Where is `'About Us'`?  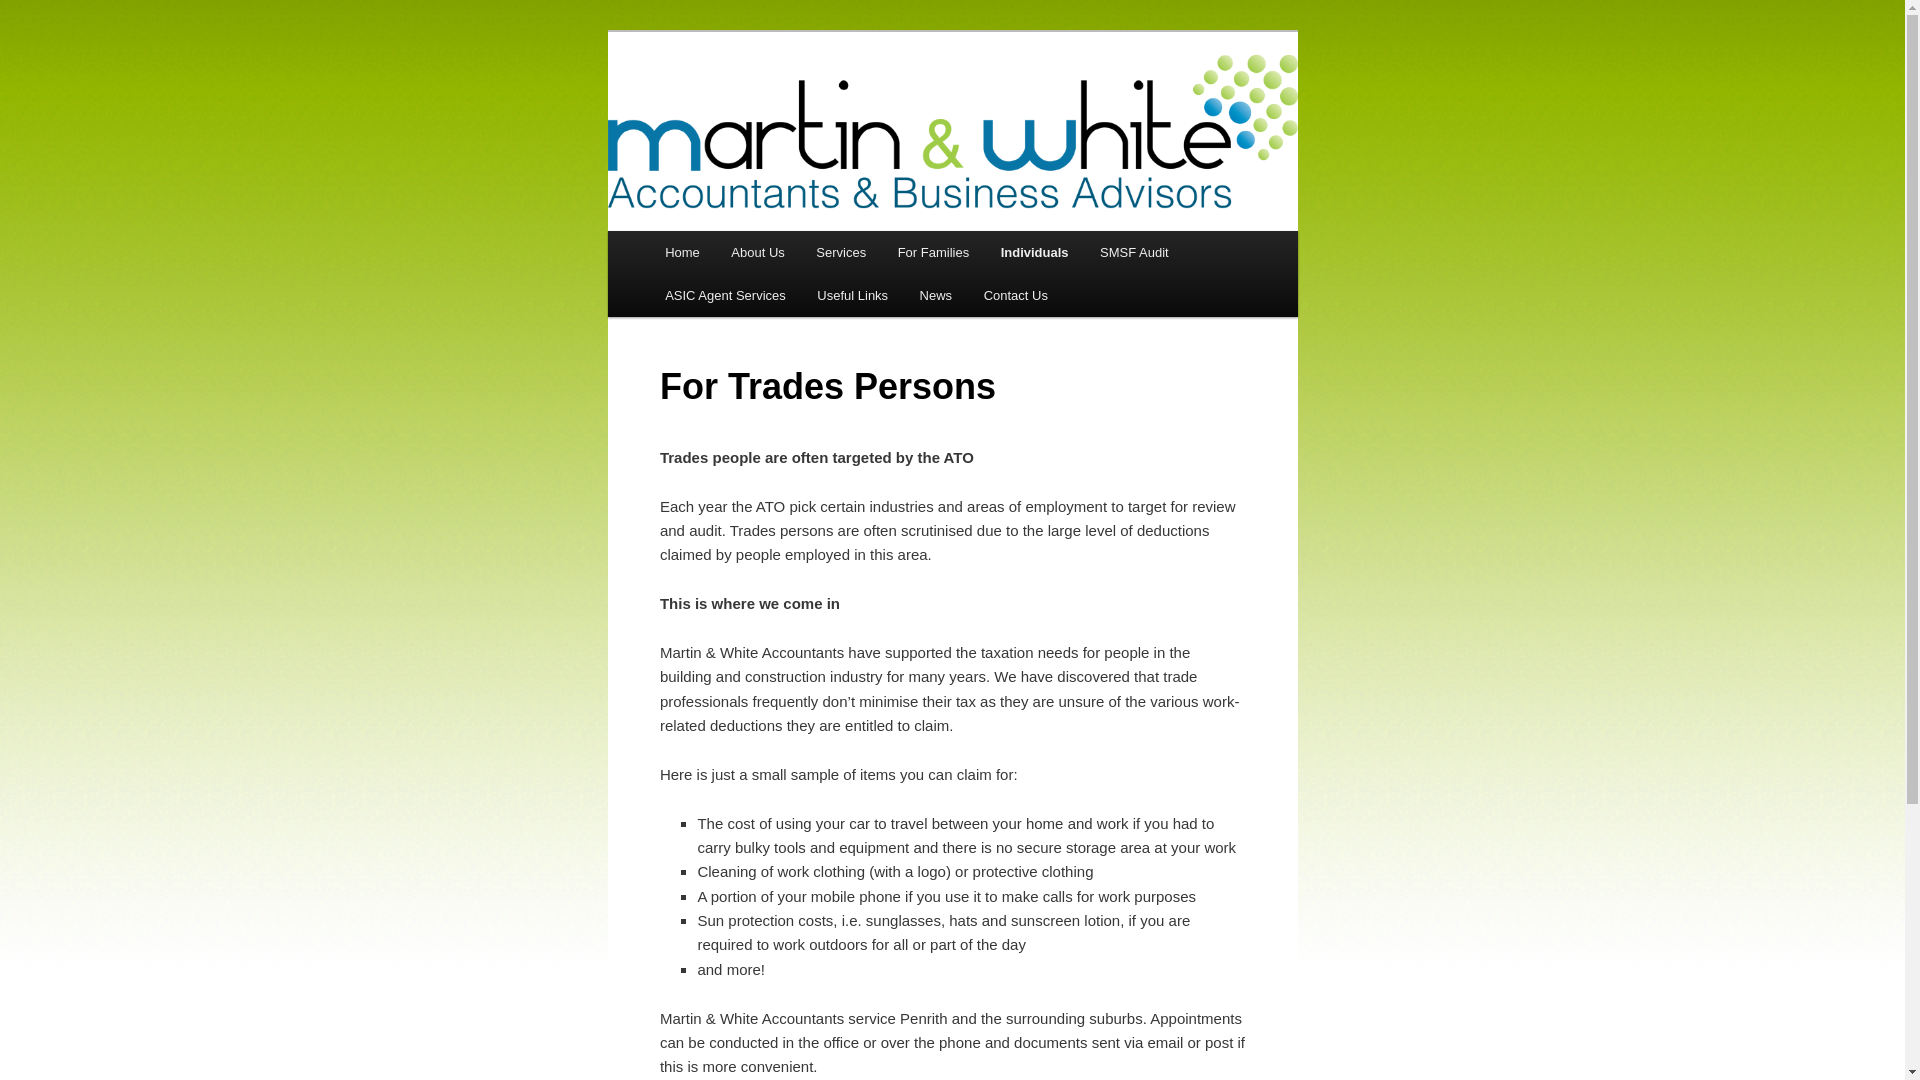 'About Us' is located at coordinates (757, 251).